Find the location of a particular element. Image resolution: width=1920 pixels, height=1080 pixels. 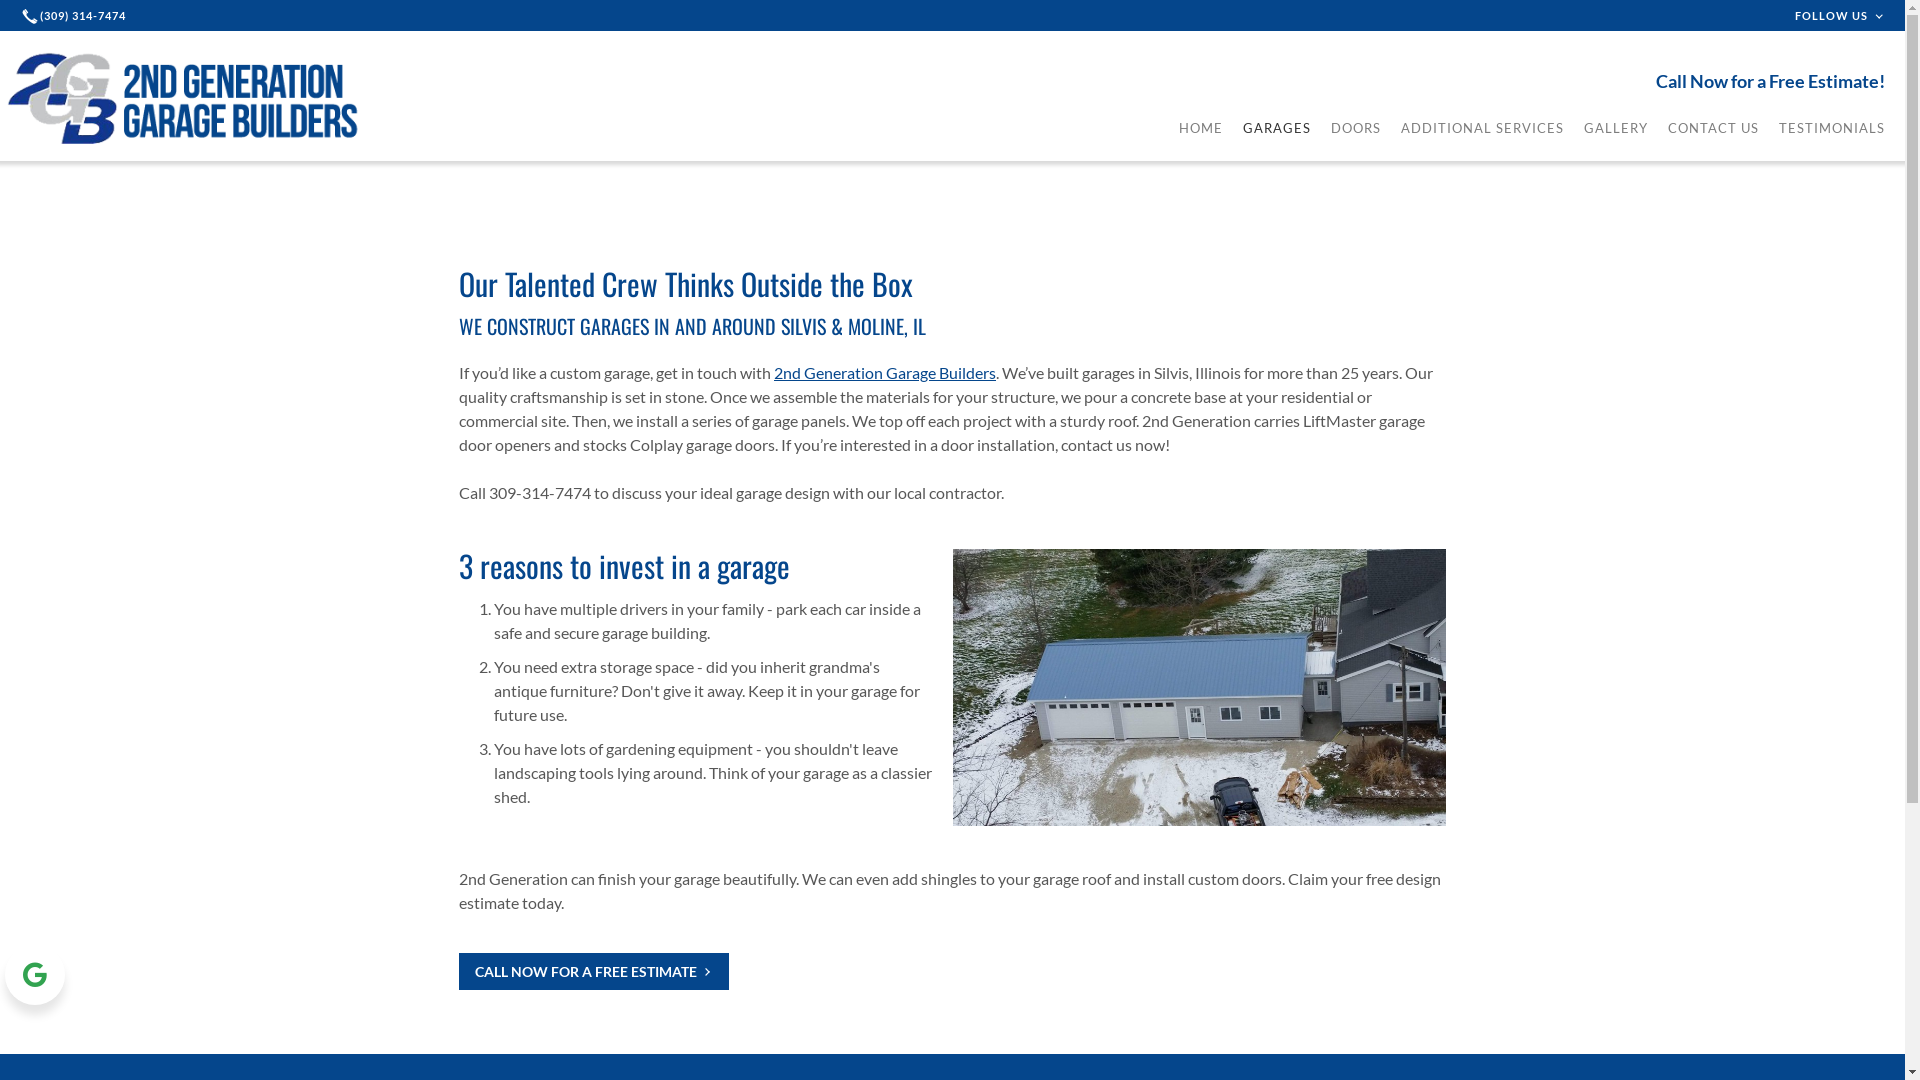

'(309) 314-7474' is located at coordinates (76, 15).